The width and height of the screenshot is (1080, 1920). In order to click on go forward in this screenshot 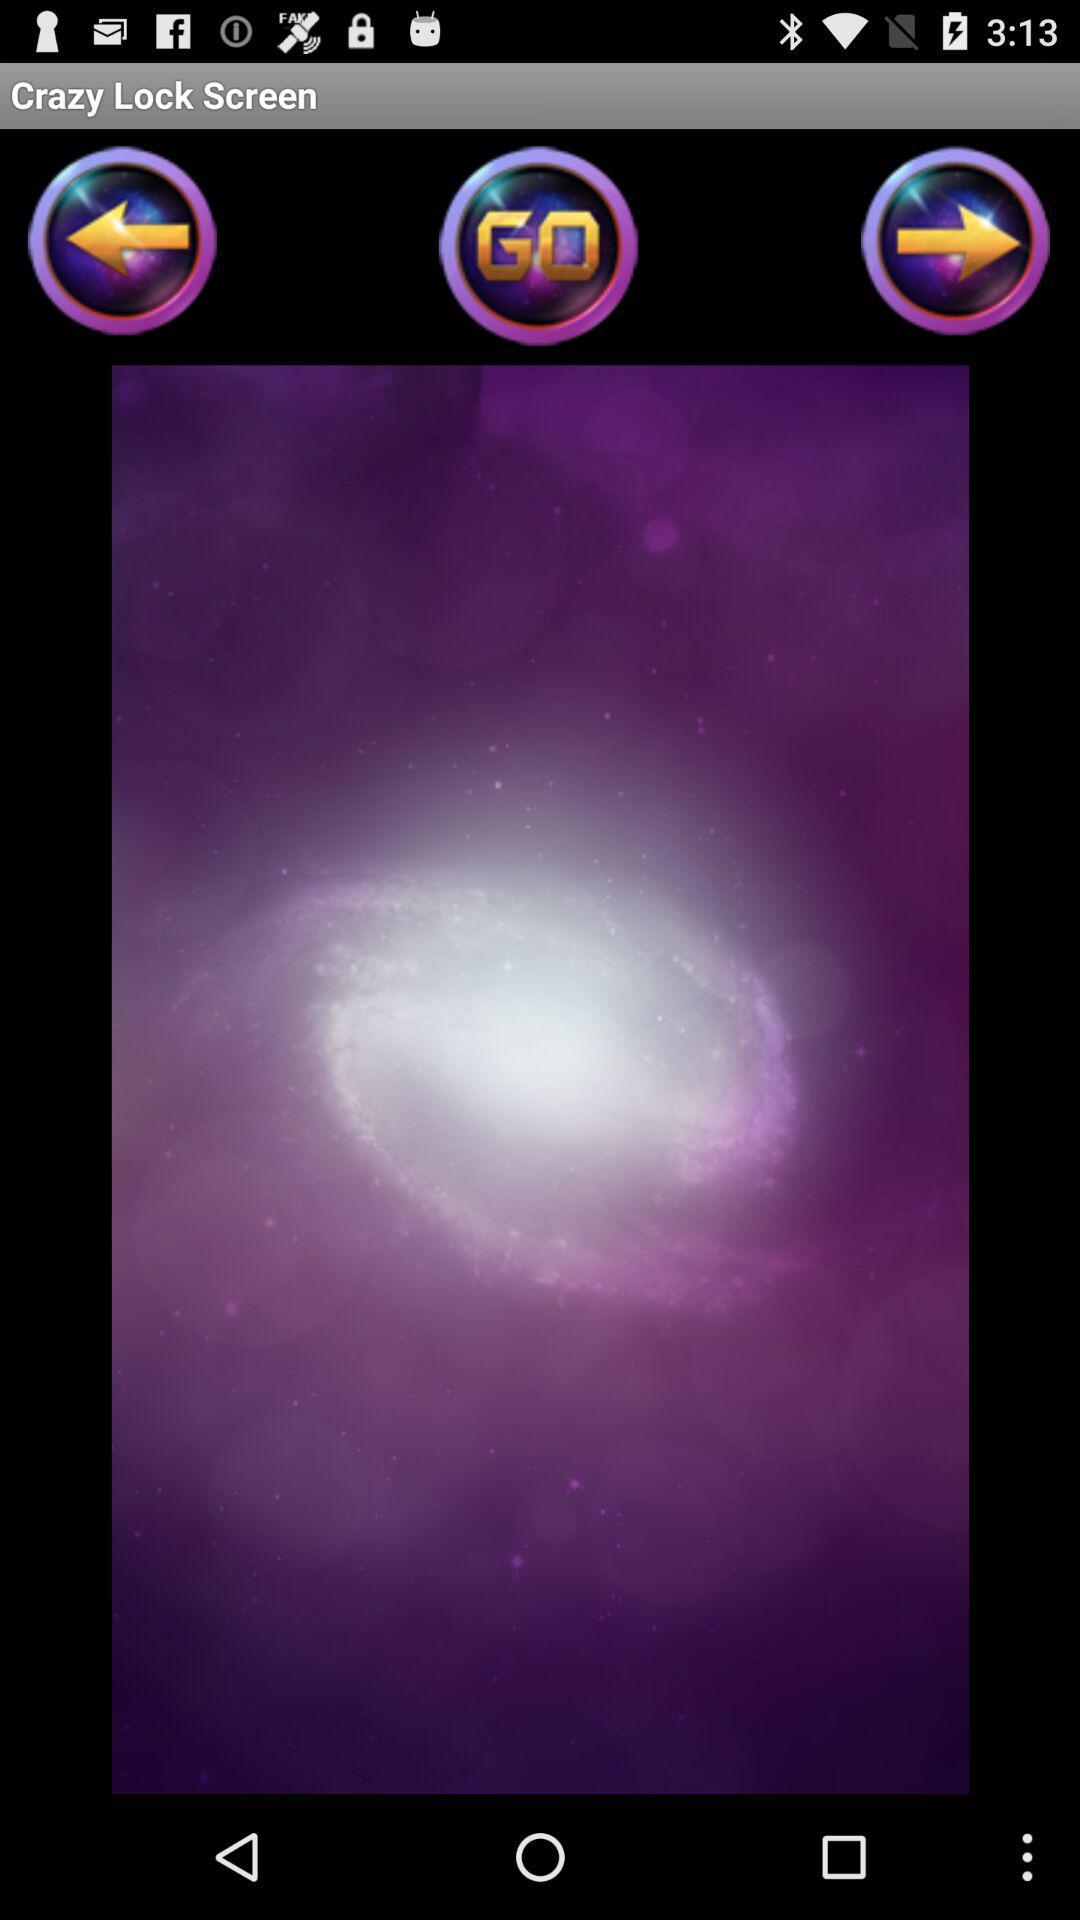, I will do `click(955, 246)`.